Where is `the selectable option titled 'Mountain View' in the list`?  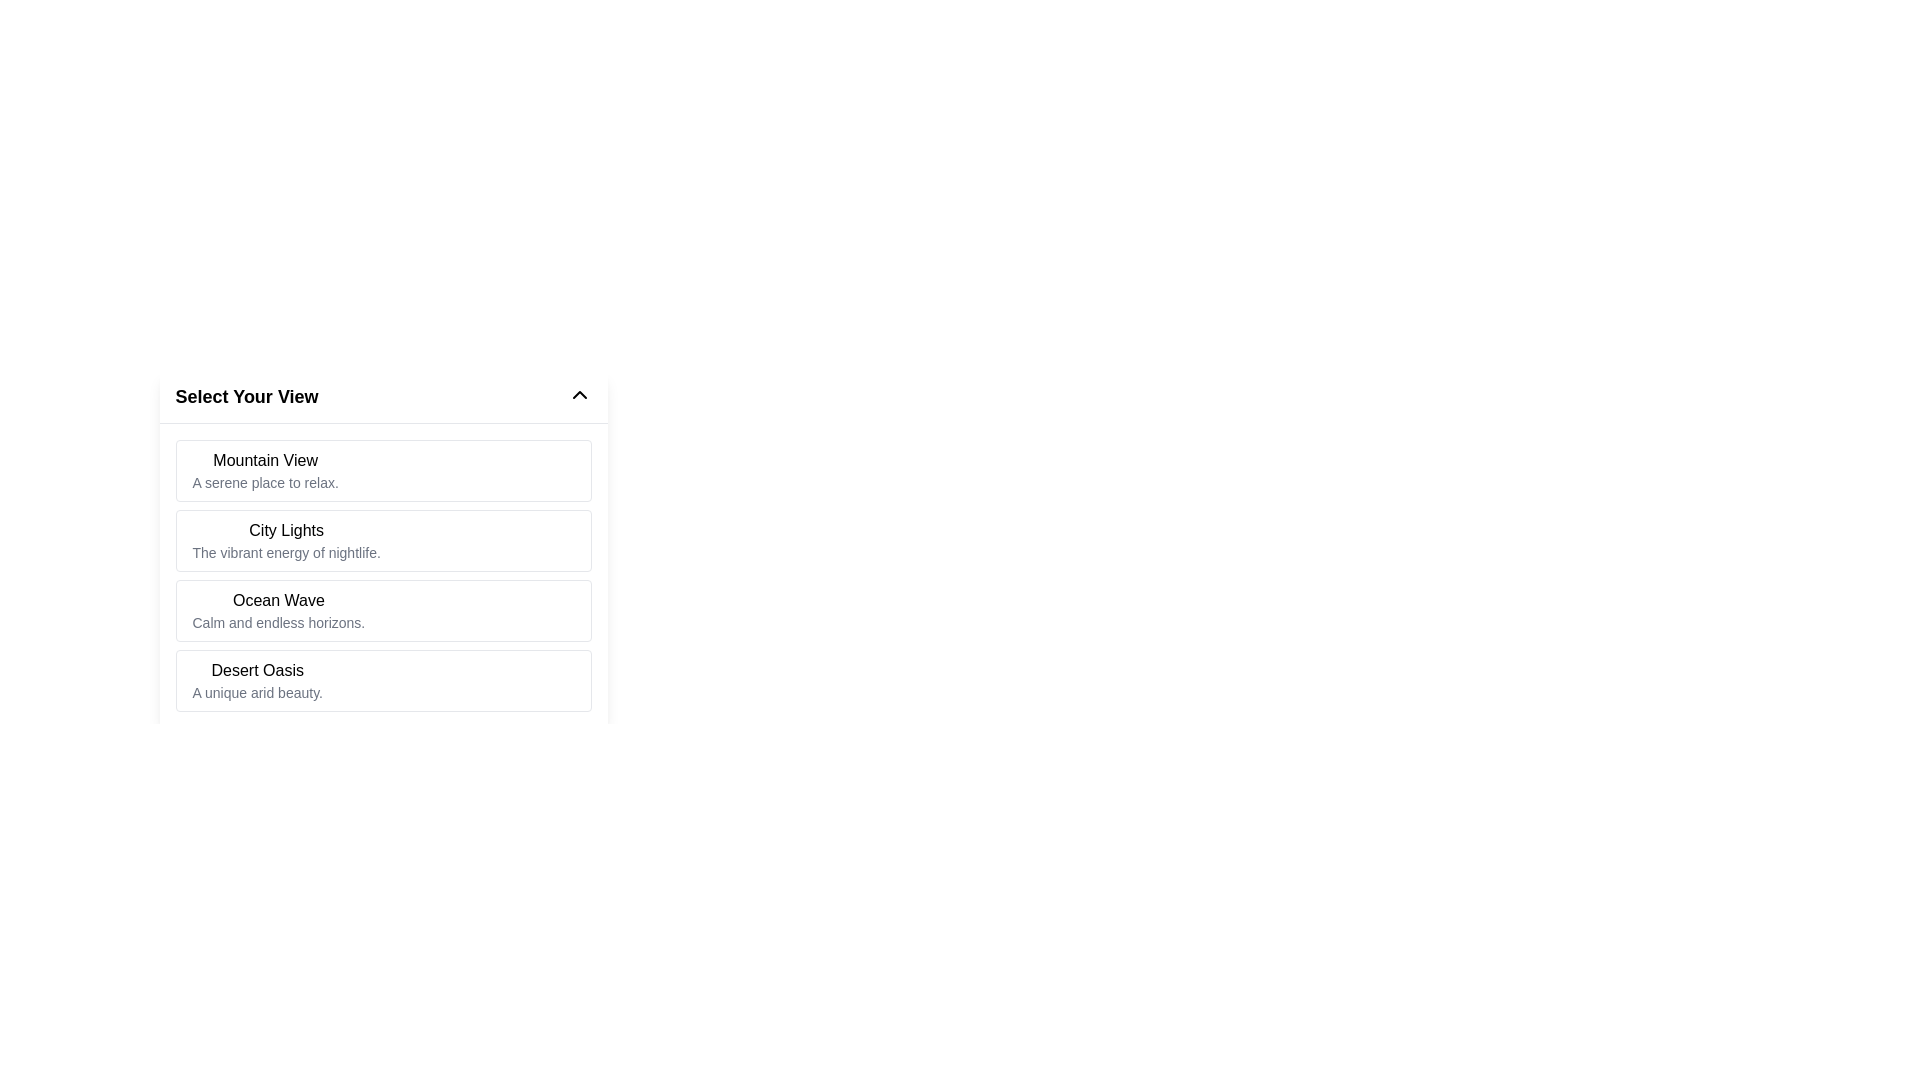 the selectable option titled 'Mountain View' in the list is located at coordinates (383, 470).